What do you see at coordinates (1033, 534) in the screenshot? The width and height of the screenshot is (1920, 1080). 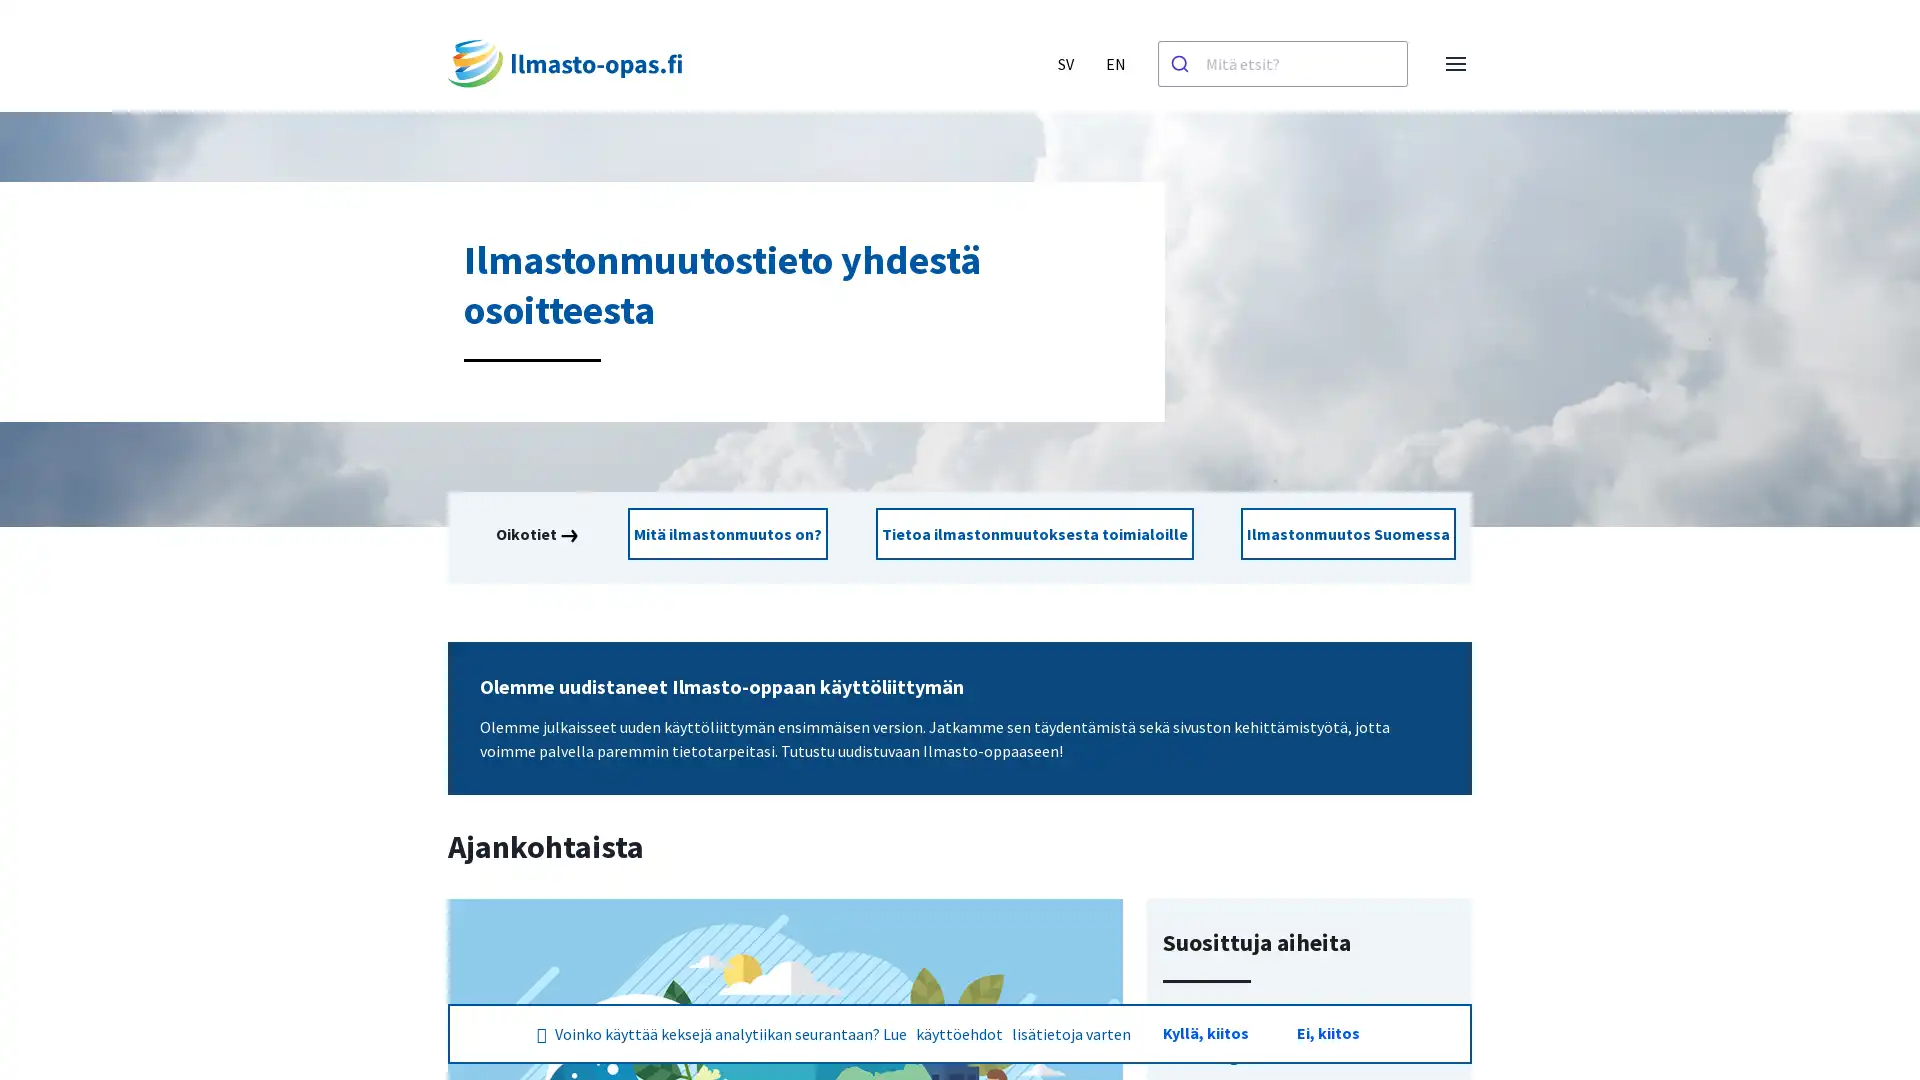 I see `Tietoa ilmastonmuutoksesta toimialoille` at bounding box center [1033, 534].